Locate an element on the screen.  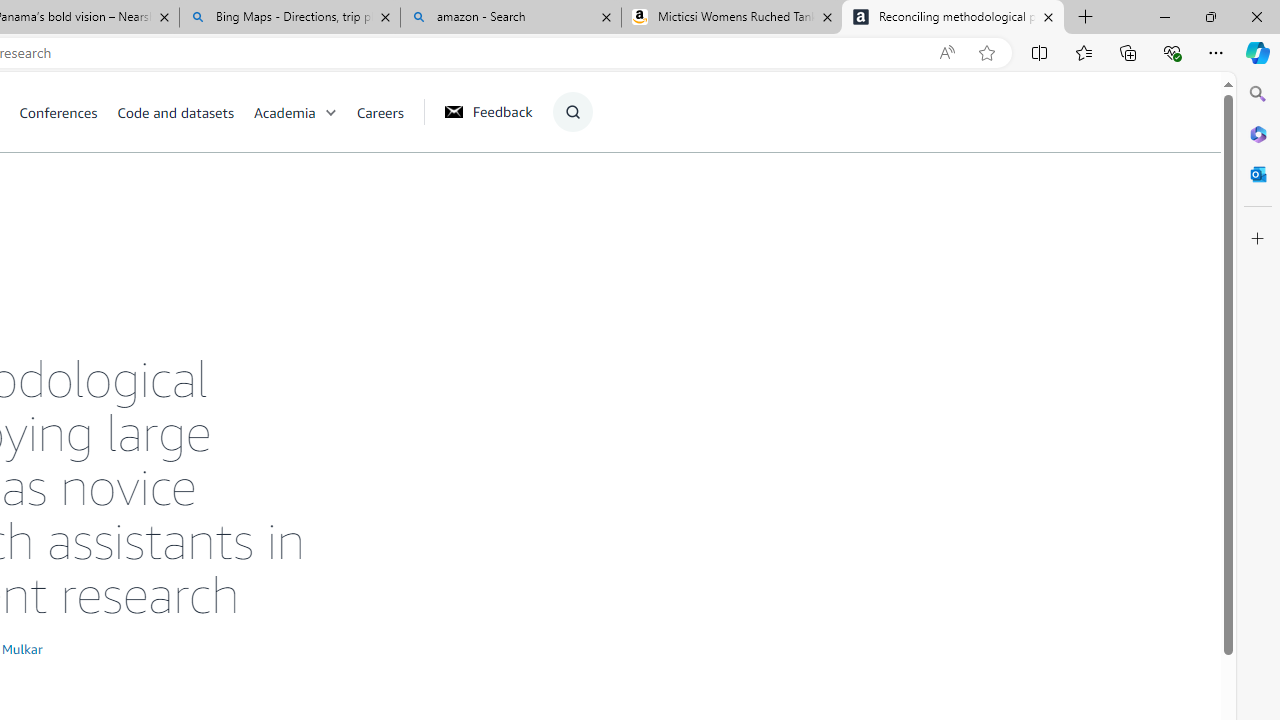
'Academia' is located at coordinates (283, 111).